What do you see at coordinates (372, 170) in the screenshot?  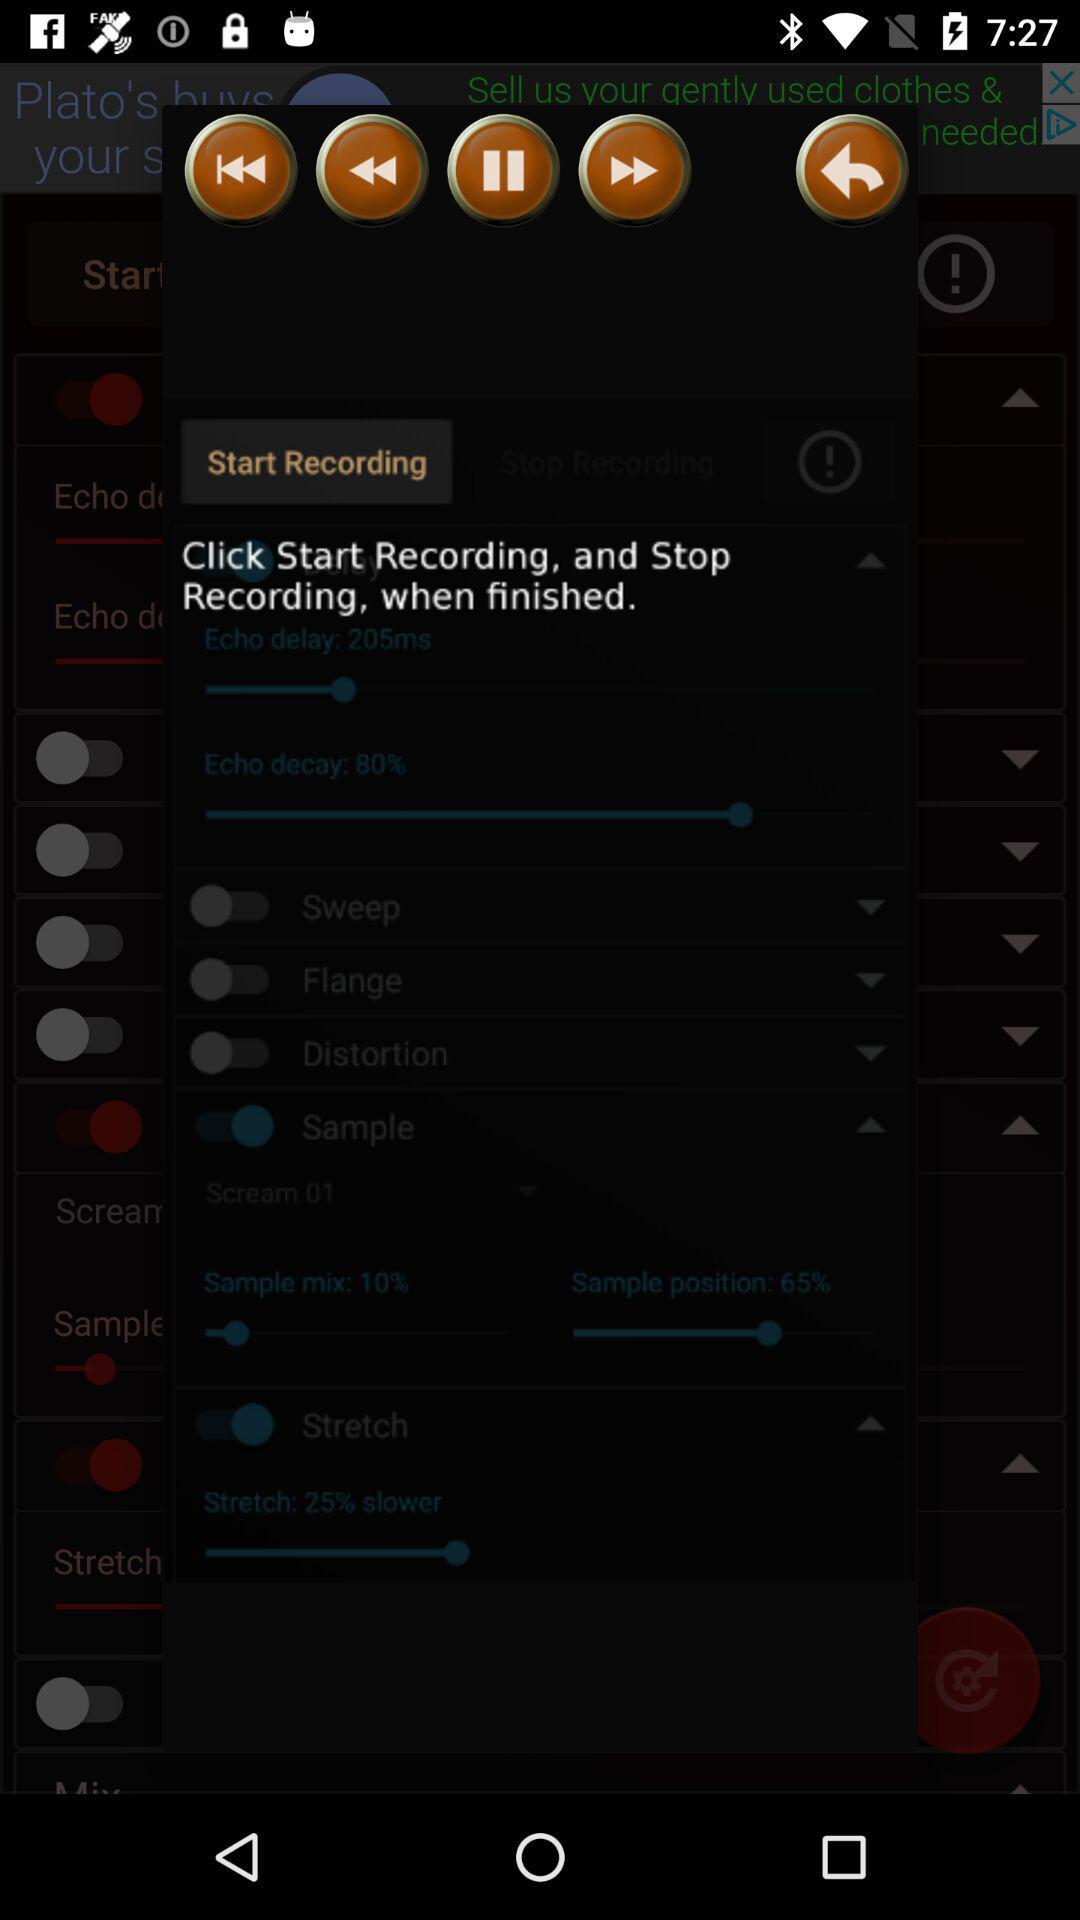 I see `slower` at bounding box center [372, 170].